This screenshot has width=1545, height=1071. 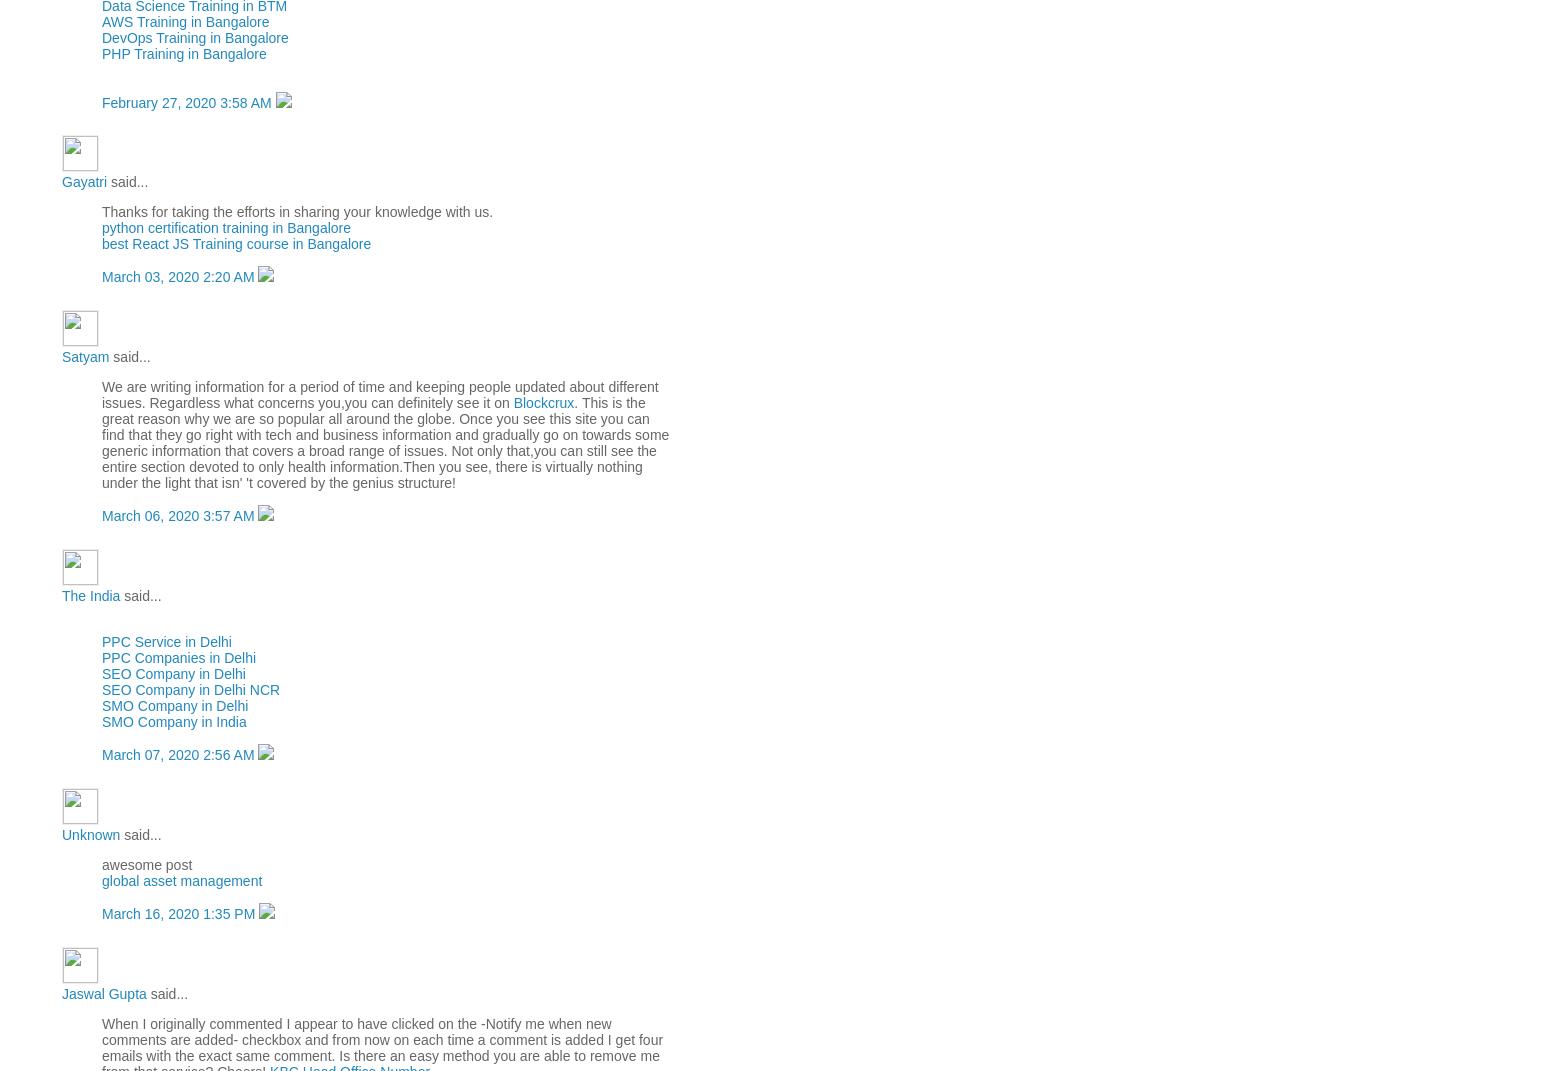 What do you see at coordinates (173, 721) in the screenshot?
I see `'SMO Company in India'` at bounding box center [173, 721].